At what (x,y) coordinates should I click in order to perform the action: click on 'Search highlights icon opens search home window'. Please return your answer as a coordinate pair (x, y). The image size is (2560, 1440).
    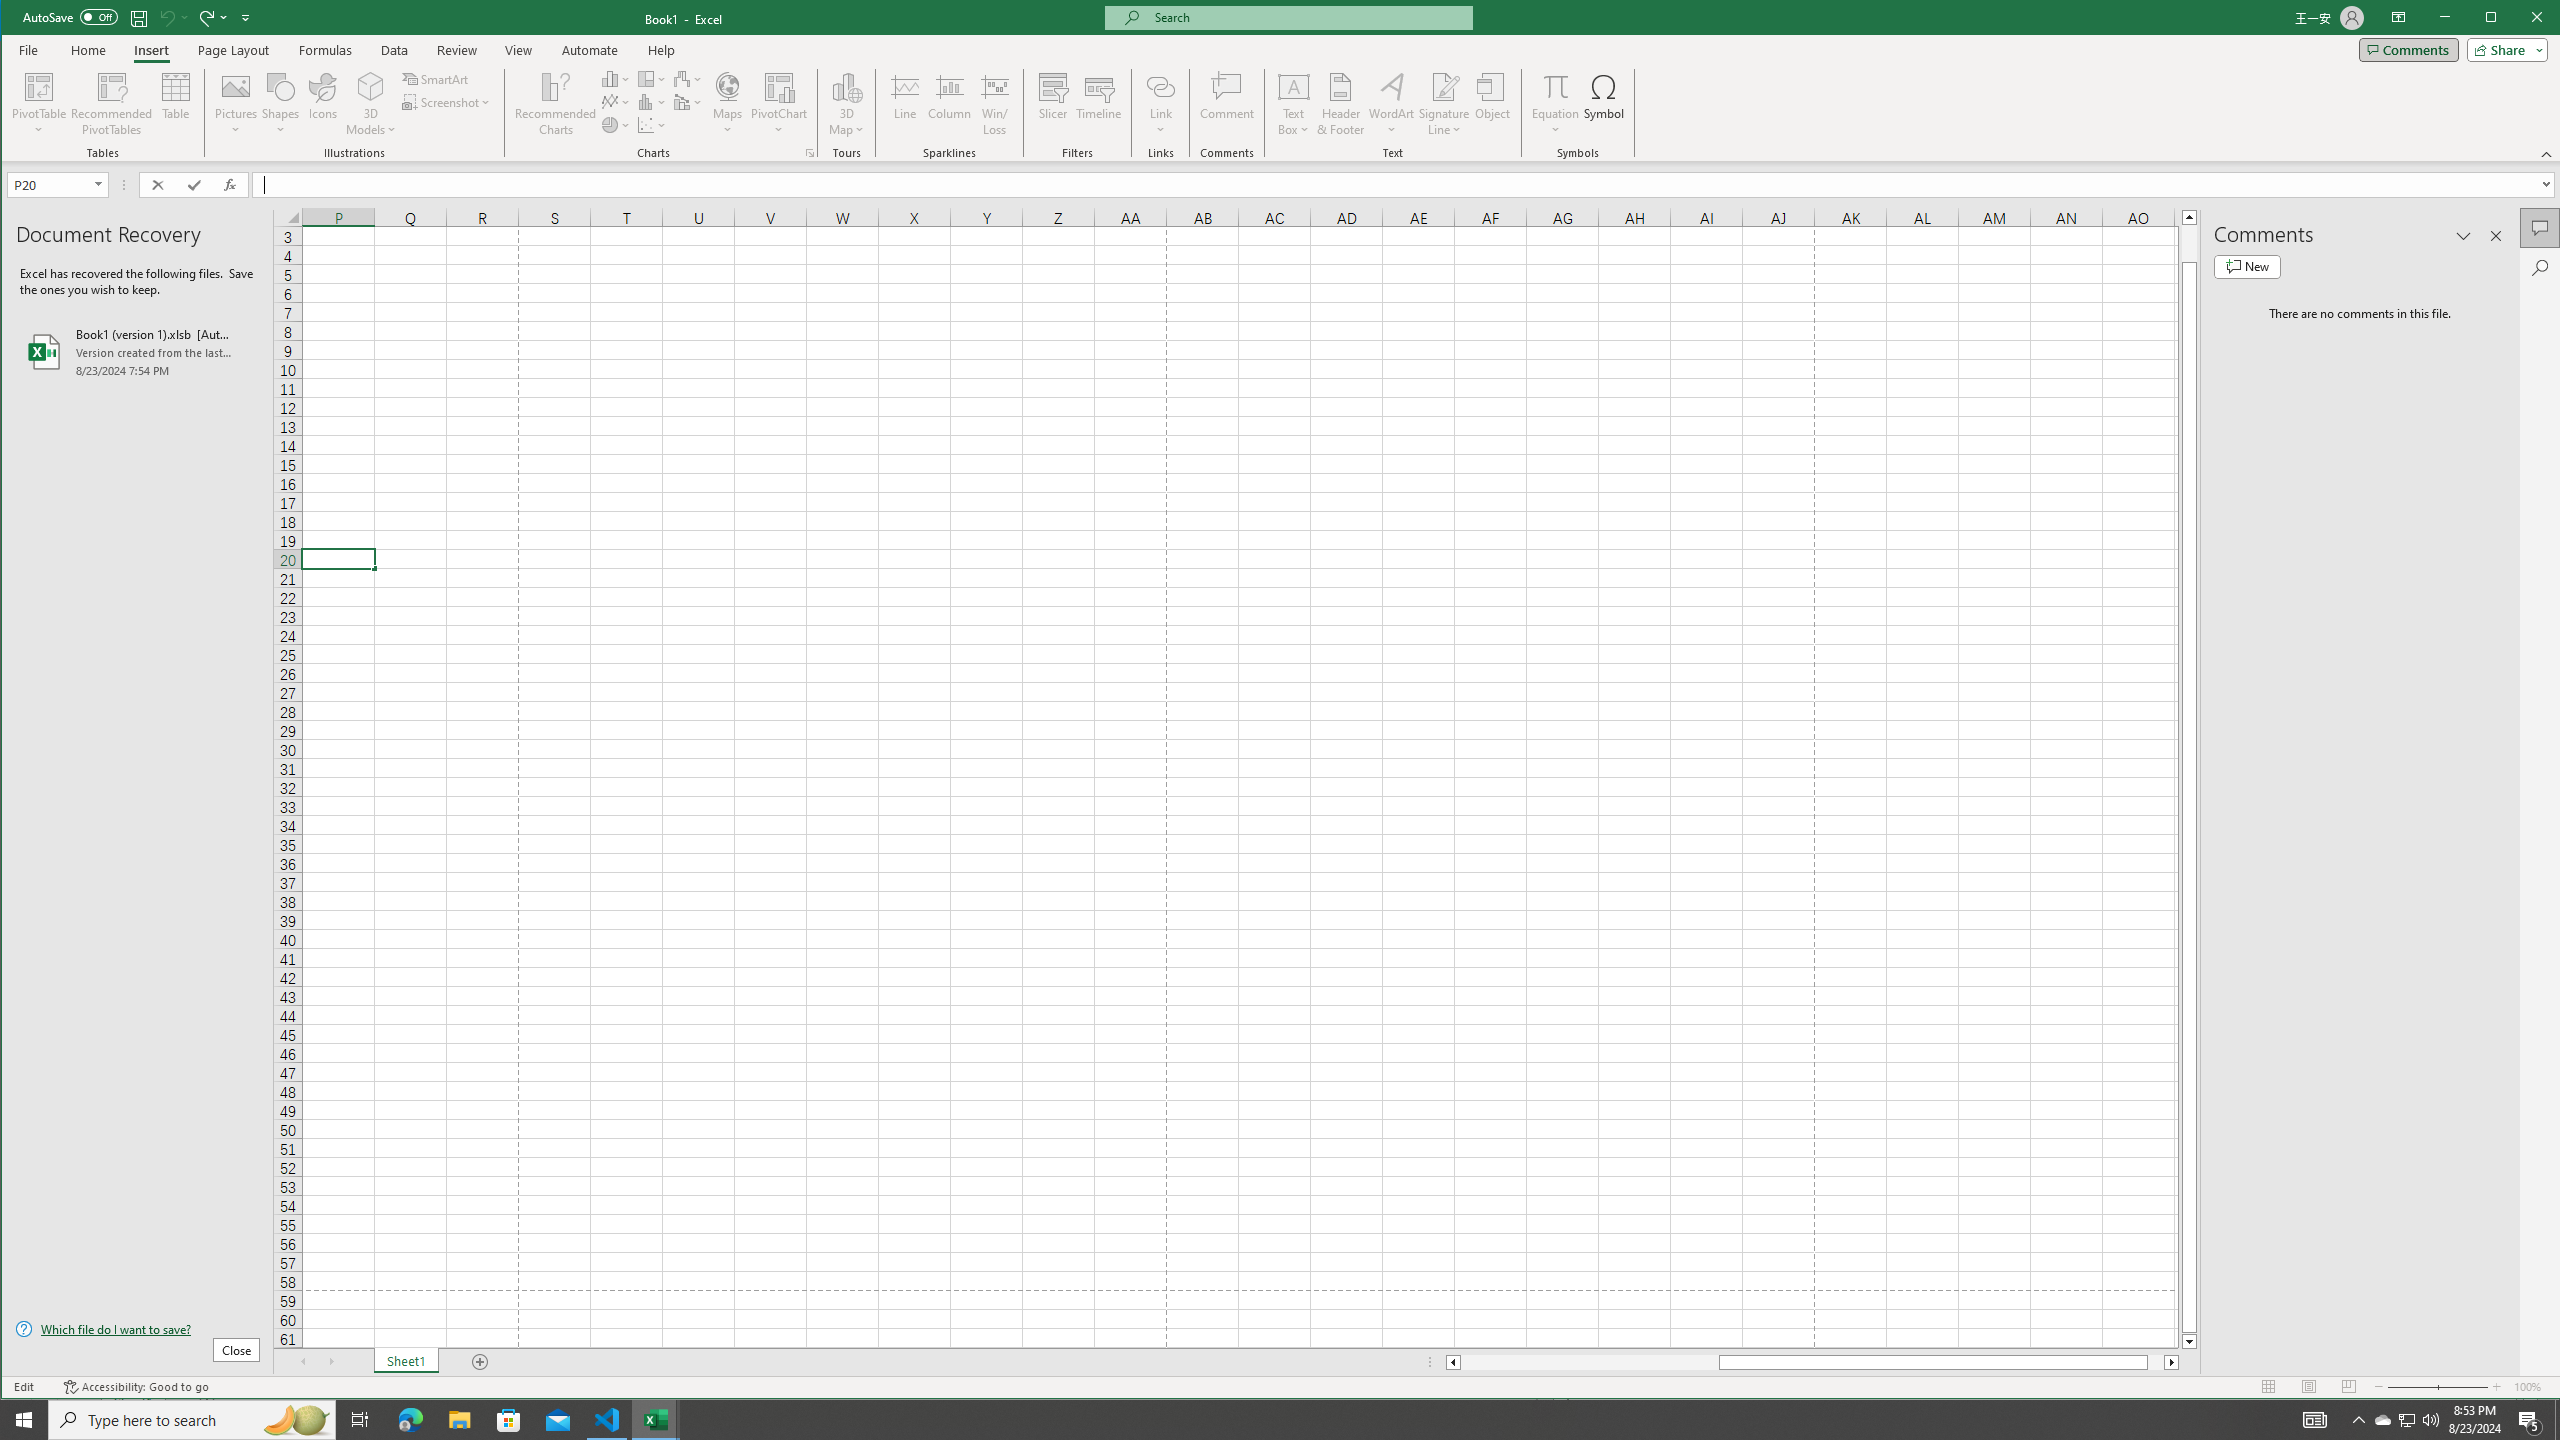
    Looking at the image, I should click on (294, 1418).